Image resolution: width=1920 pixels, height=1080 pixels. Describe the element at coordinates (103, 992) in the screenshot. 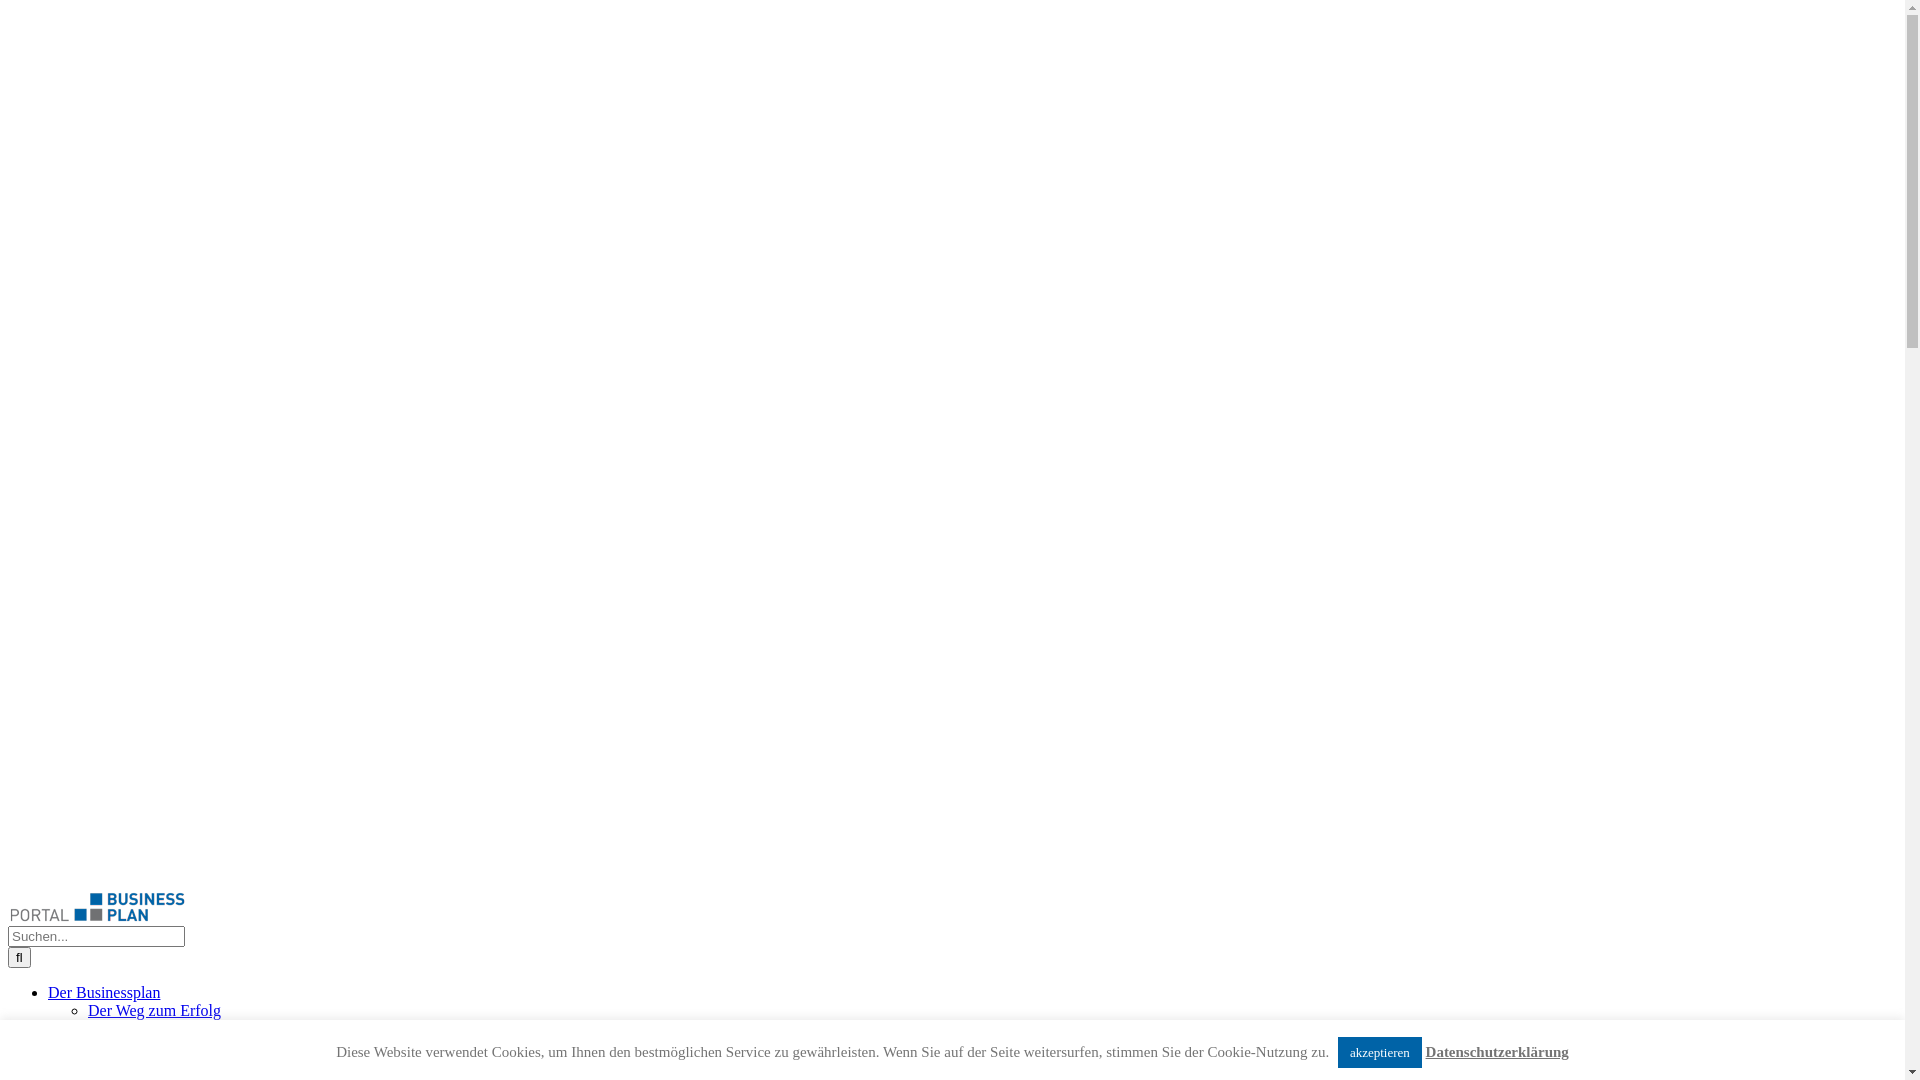

I see `'Der Businessplan'` at that location.